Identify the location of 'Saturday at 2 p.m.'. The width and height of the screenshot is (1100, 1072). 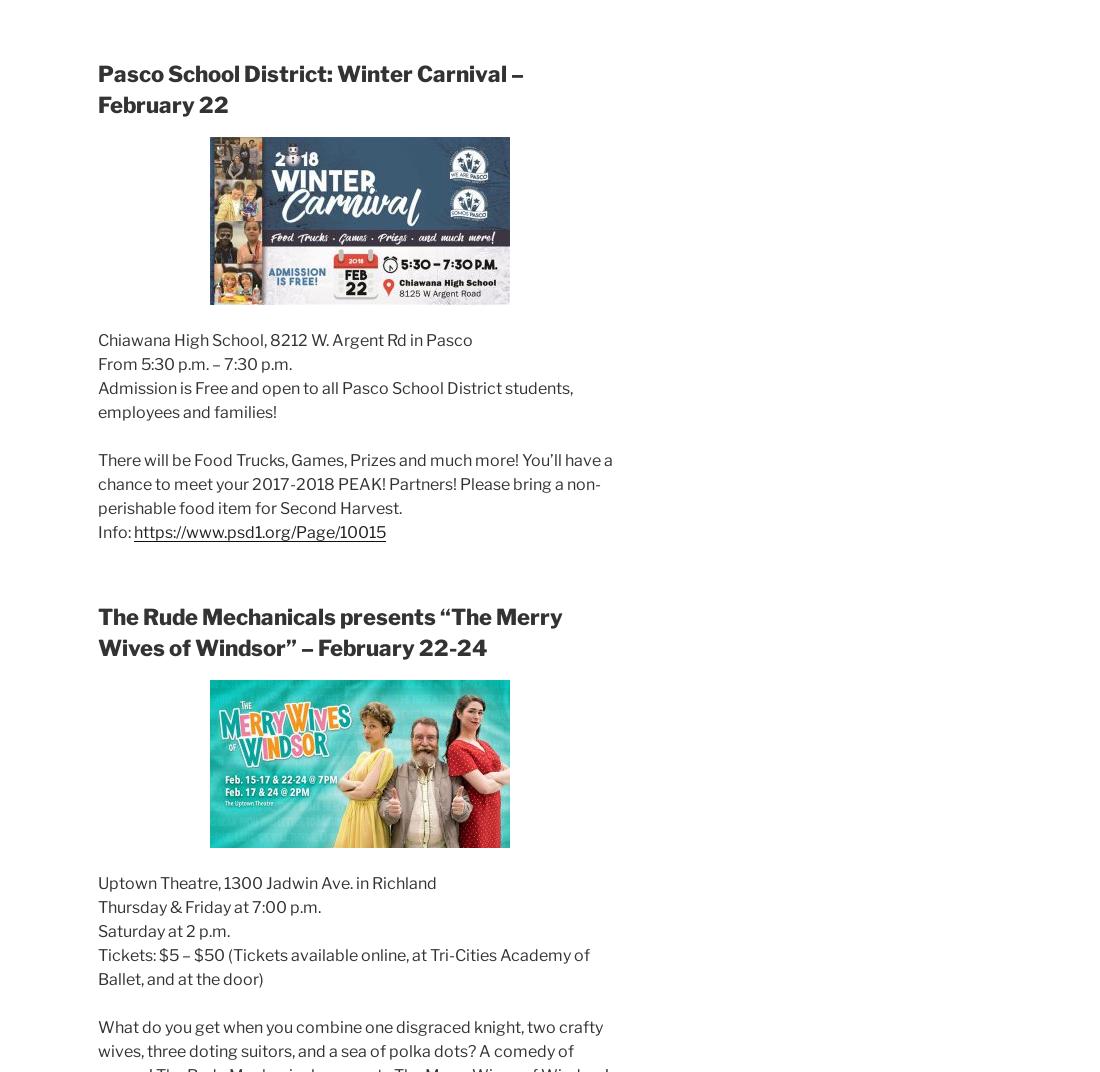
(163, 930).